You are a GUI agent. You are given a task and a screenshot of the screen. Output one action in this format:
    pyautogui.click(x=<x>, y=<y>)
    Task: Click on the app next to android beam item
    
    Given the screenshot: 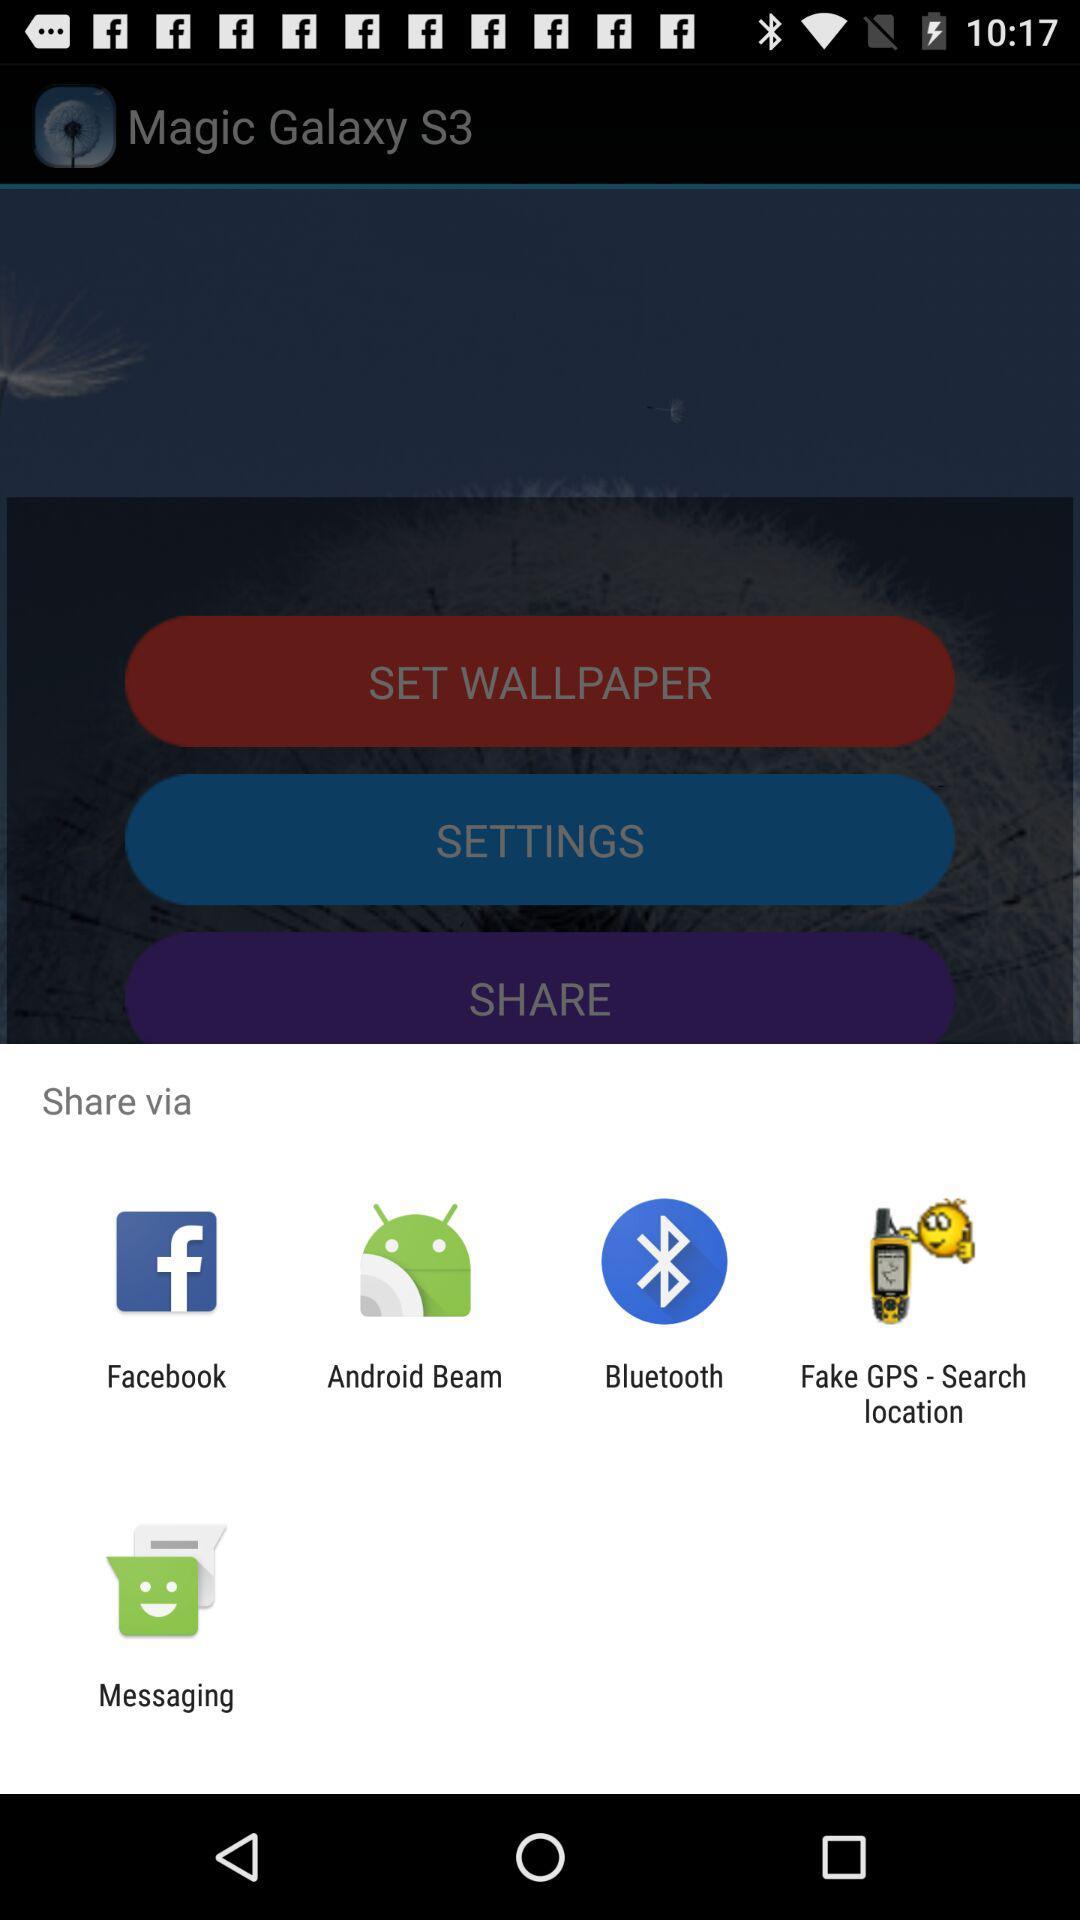 What is the action you would take?
    pyautogui.click(x=664, y=1392)
    